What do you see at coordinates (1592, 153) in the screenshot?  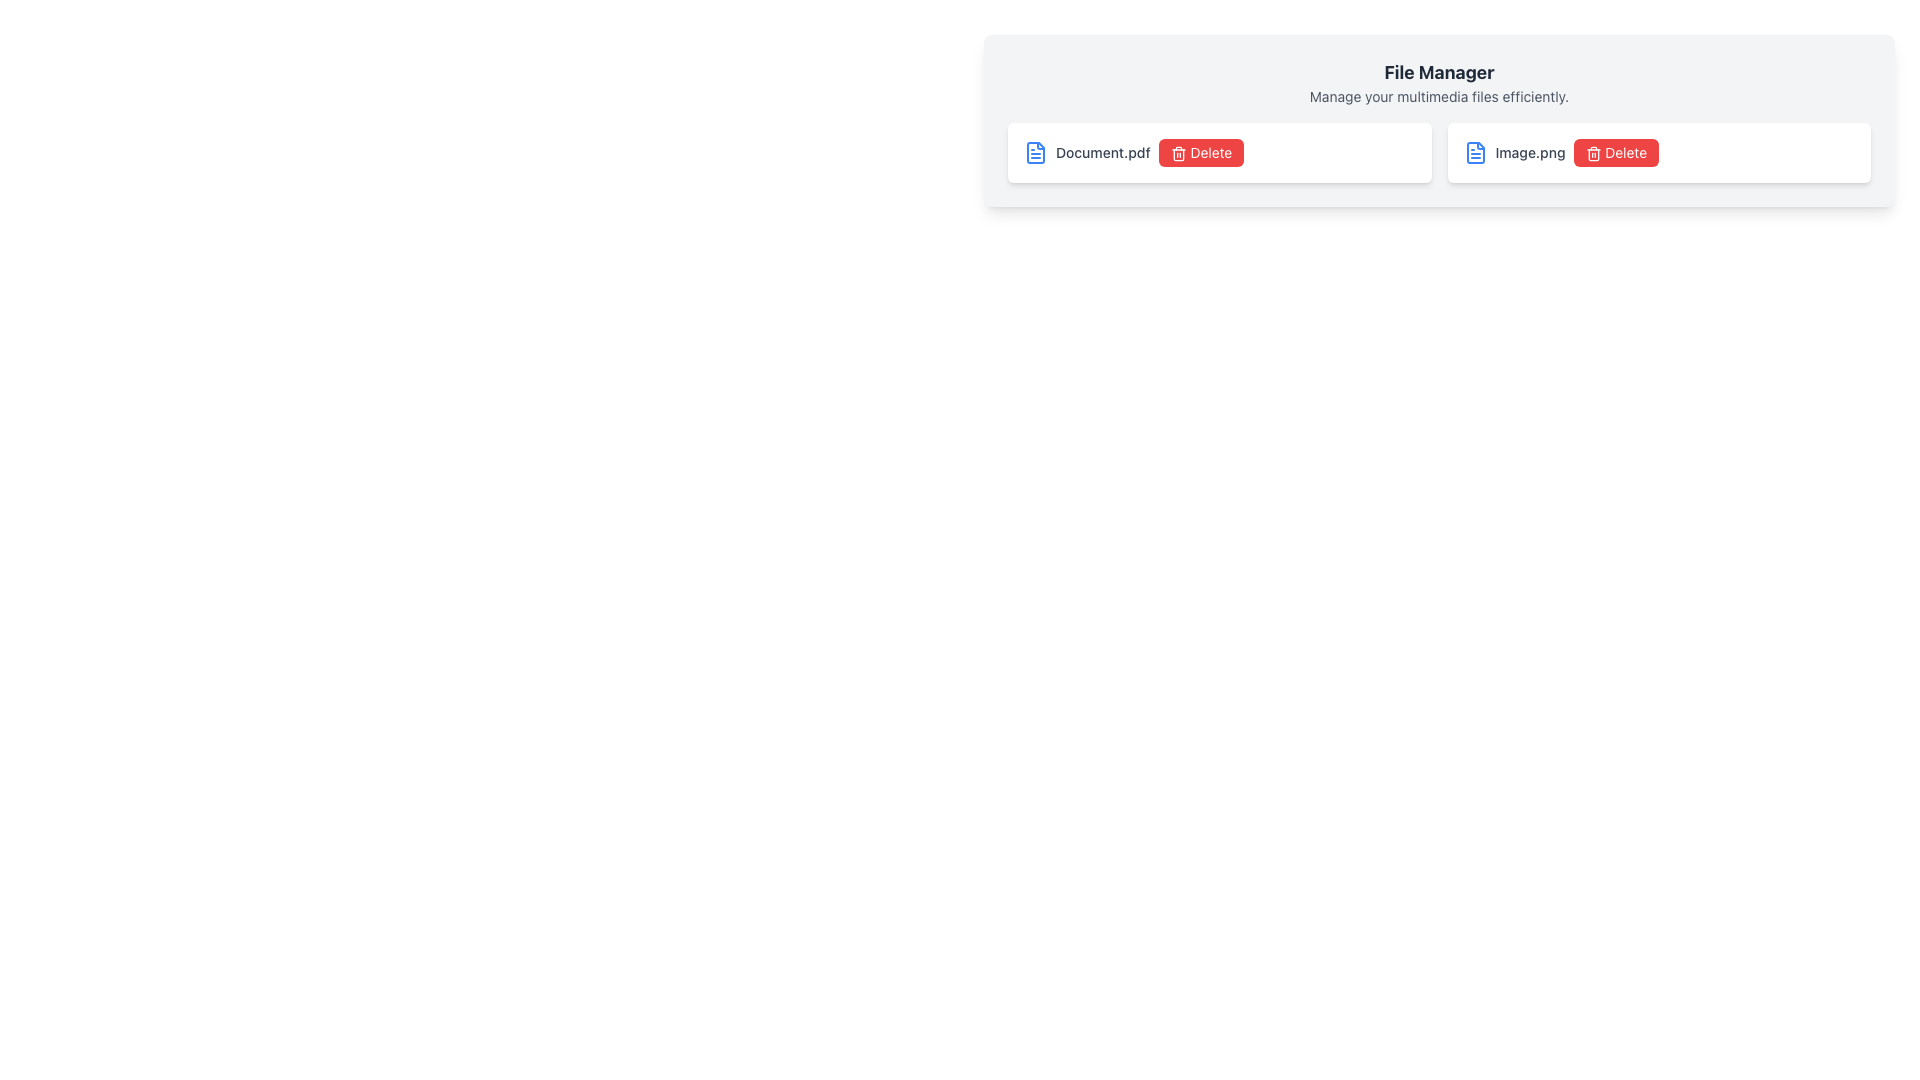 I see `the 'Delete' icon located slightly to the left within the red 'Delete' button` at bounding box center [1592, 153].